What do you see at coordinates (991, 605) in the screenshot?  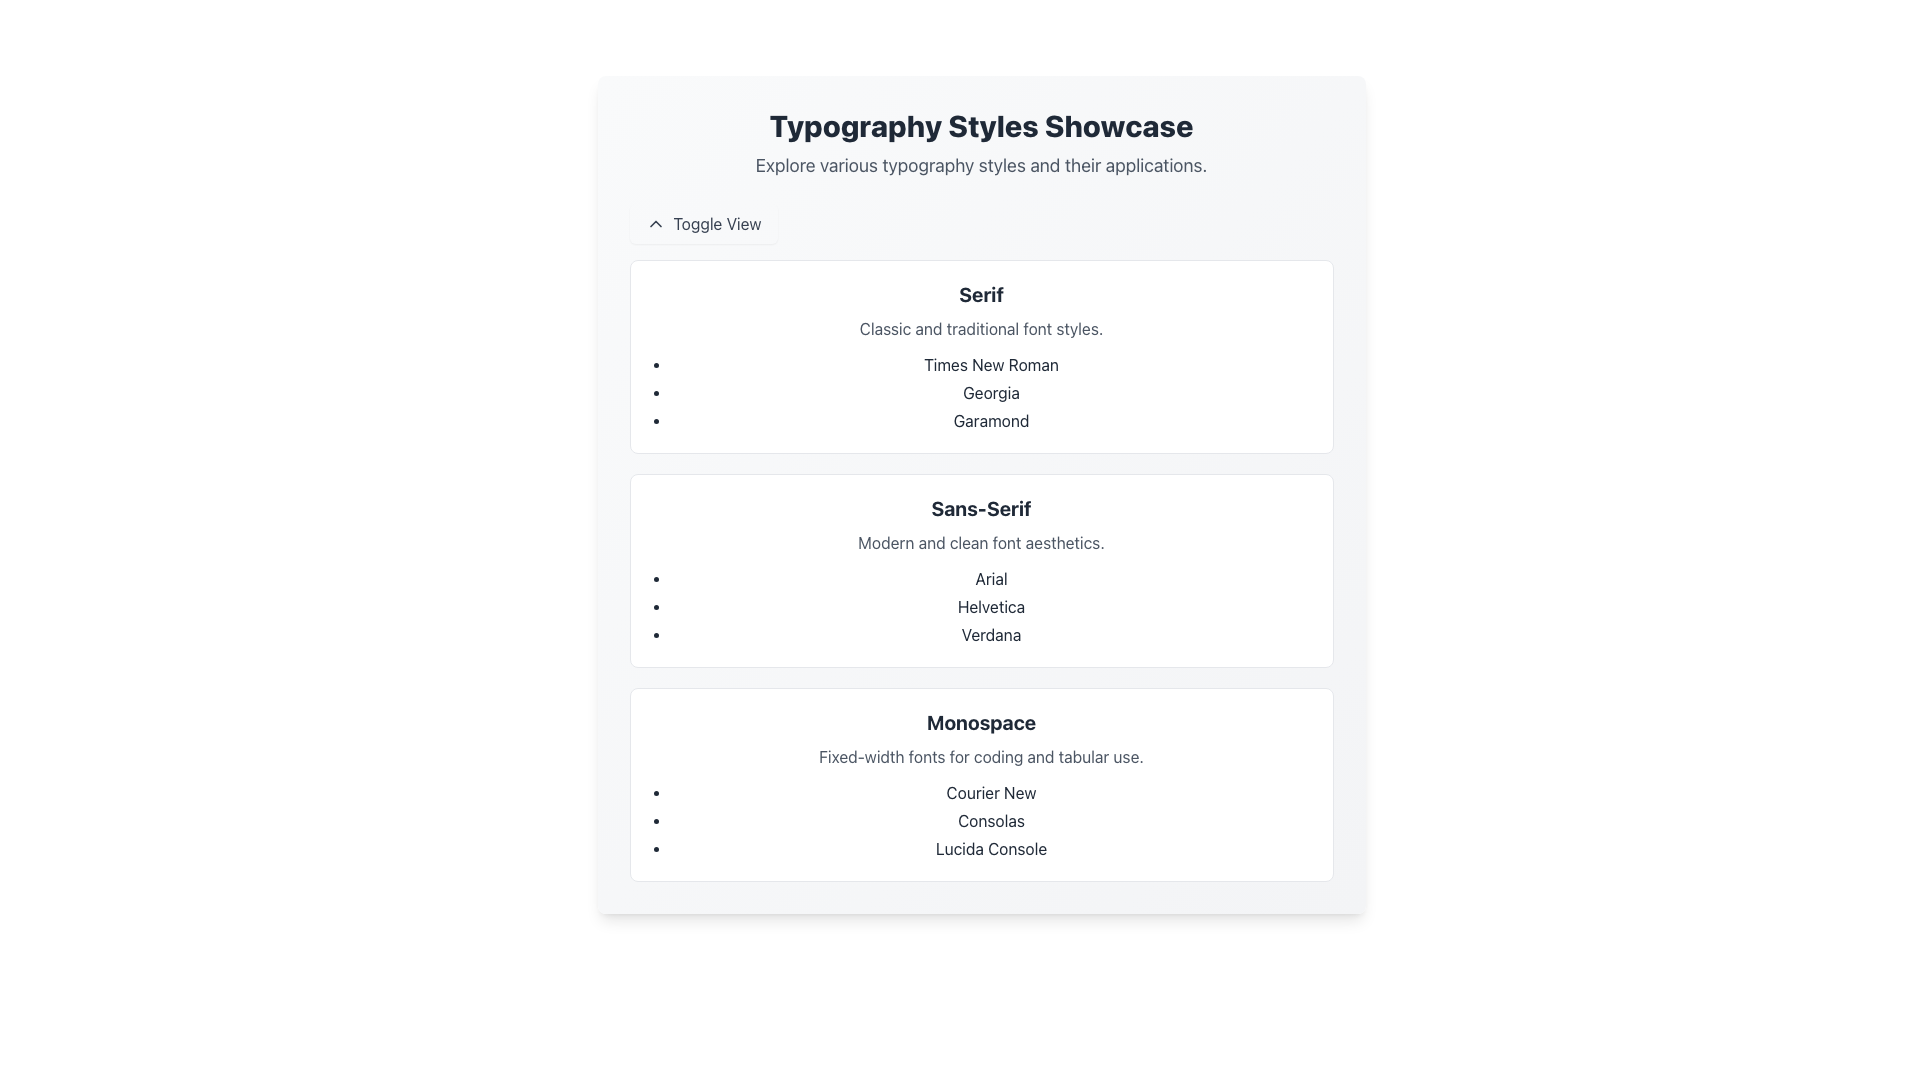 I see `the 'Helvetica' text item in the list under the 'Sans-Serif' category, which is the second item in the list and displayed in dark gray color` at bounding box center [991, 605].